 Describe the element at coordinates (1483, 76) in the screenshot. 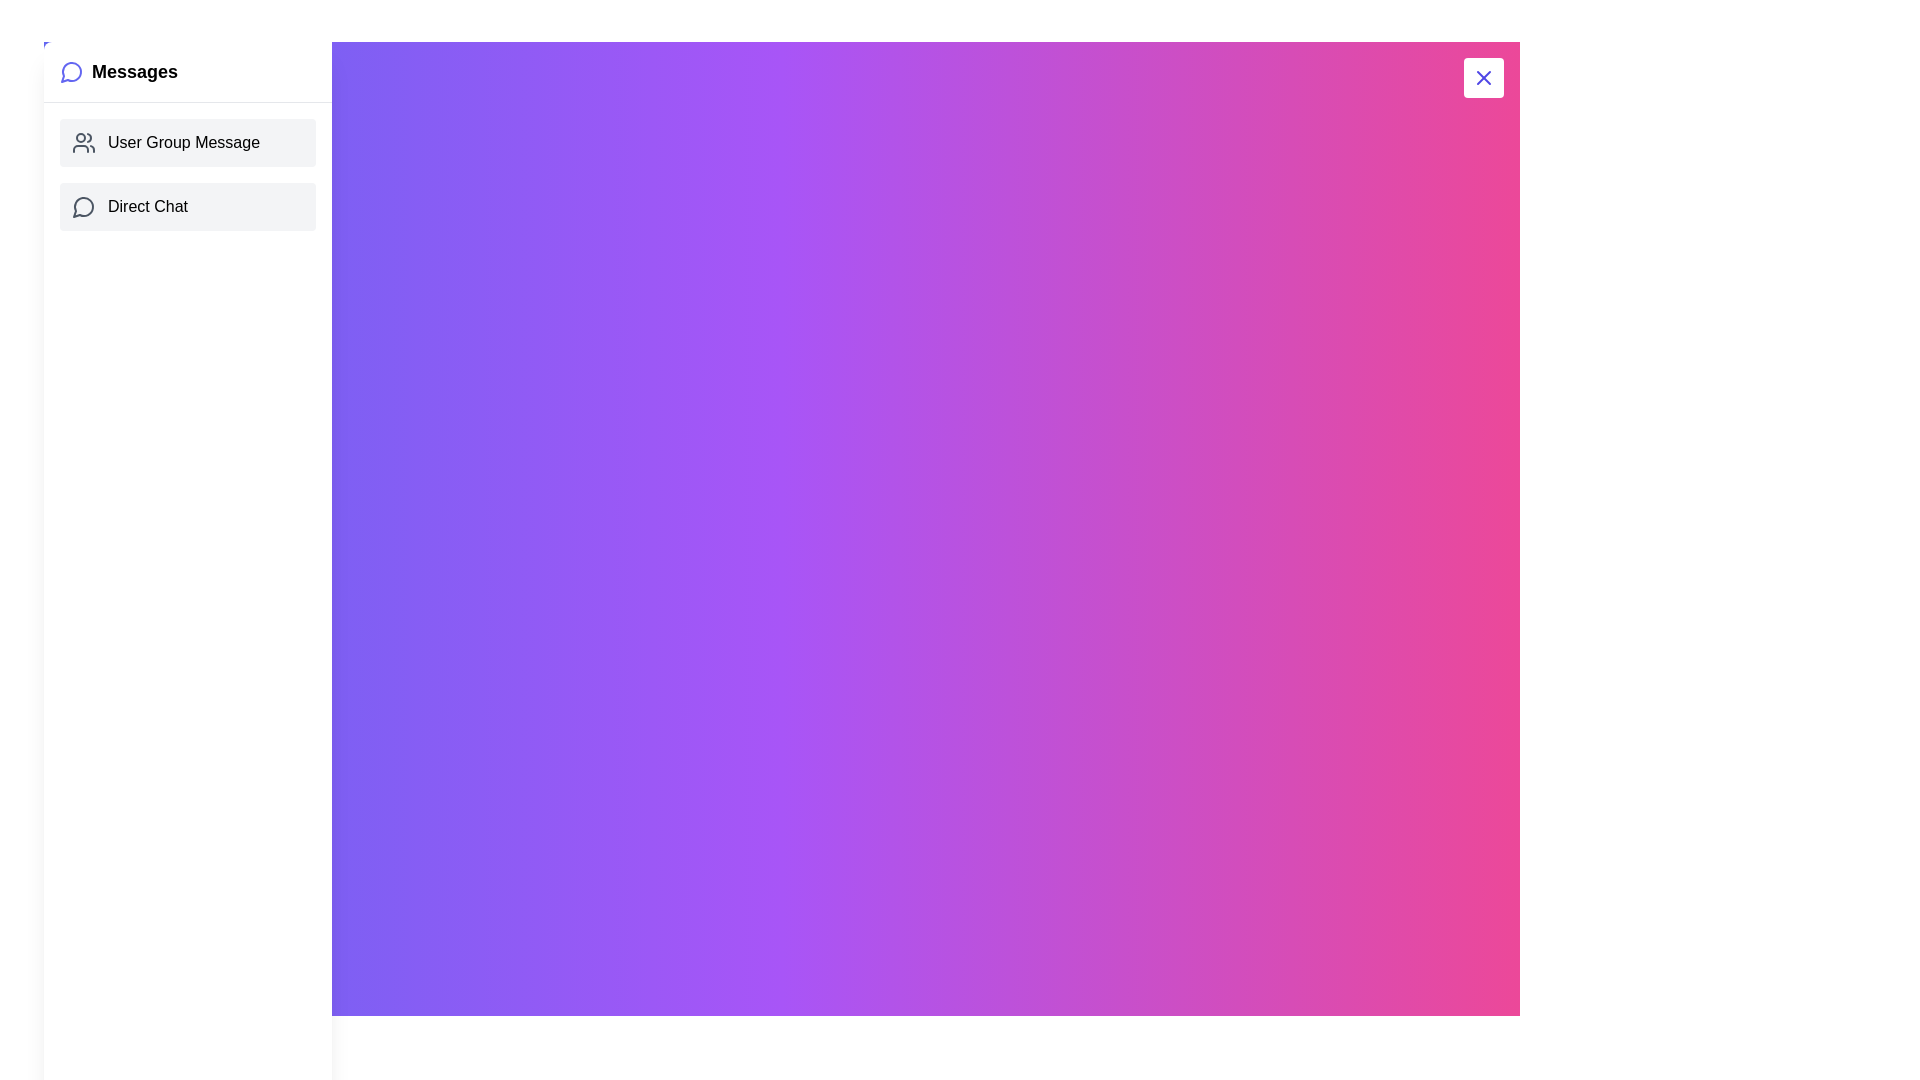

I see `the Close Icon located near the top-right corner of the interface to trigger its visual hover effect` at that location.